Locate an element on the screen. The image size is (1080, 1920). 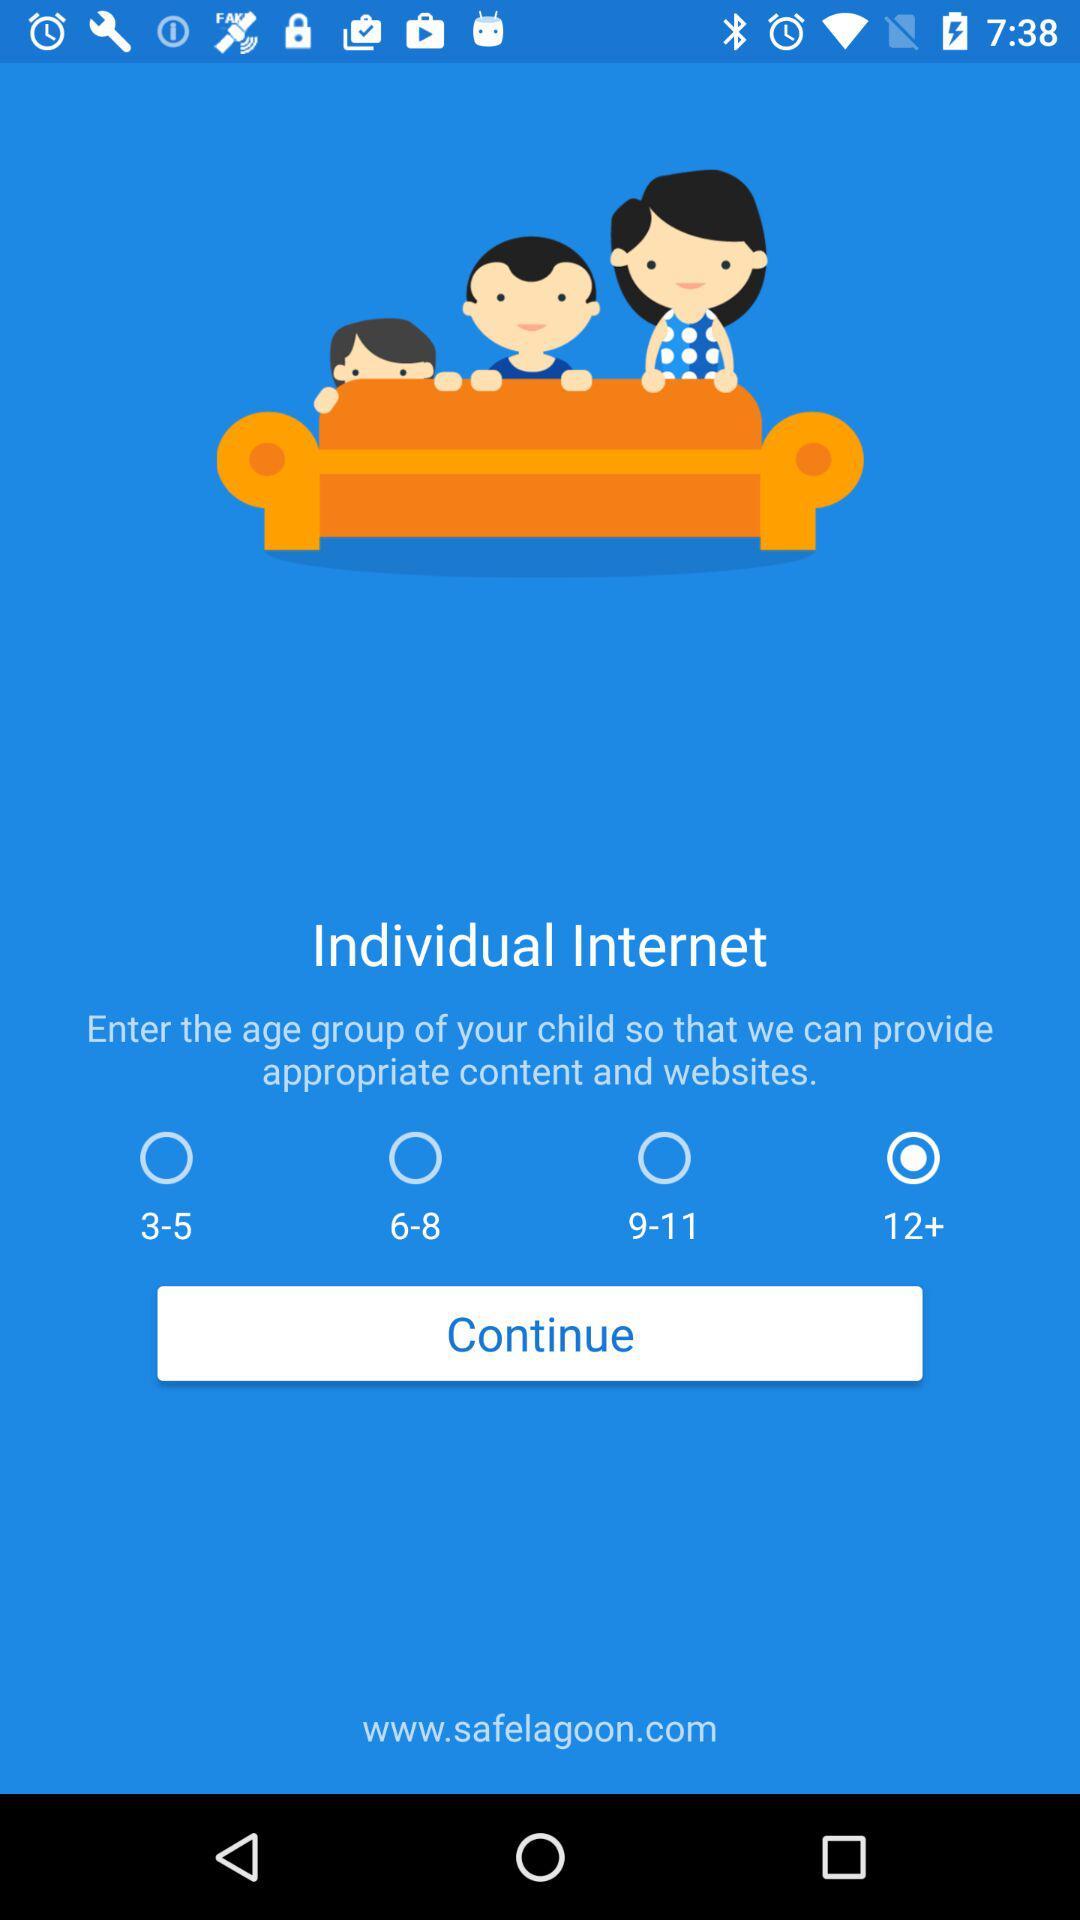
item above the continue is located at coordinates (165, 1182).